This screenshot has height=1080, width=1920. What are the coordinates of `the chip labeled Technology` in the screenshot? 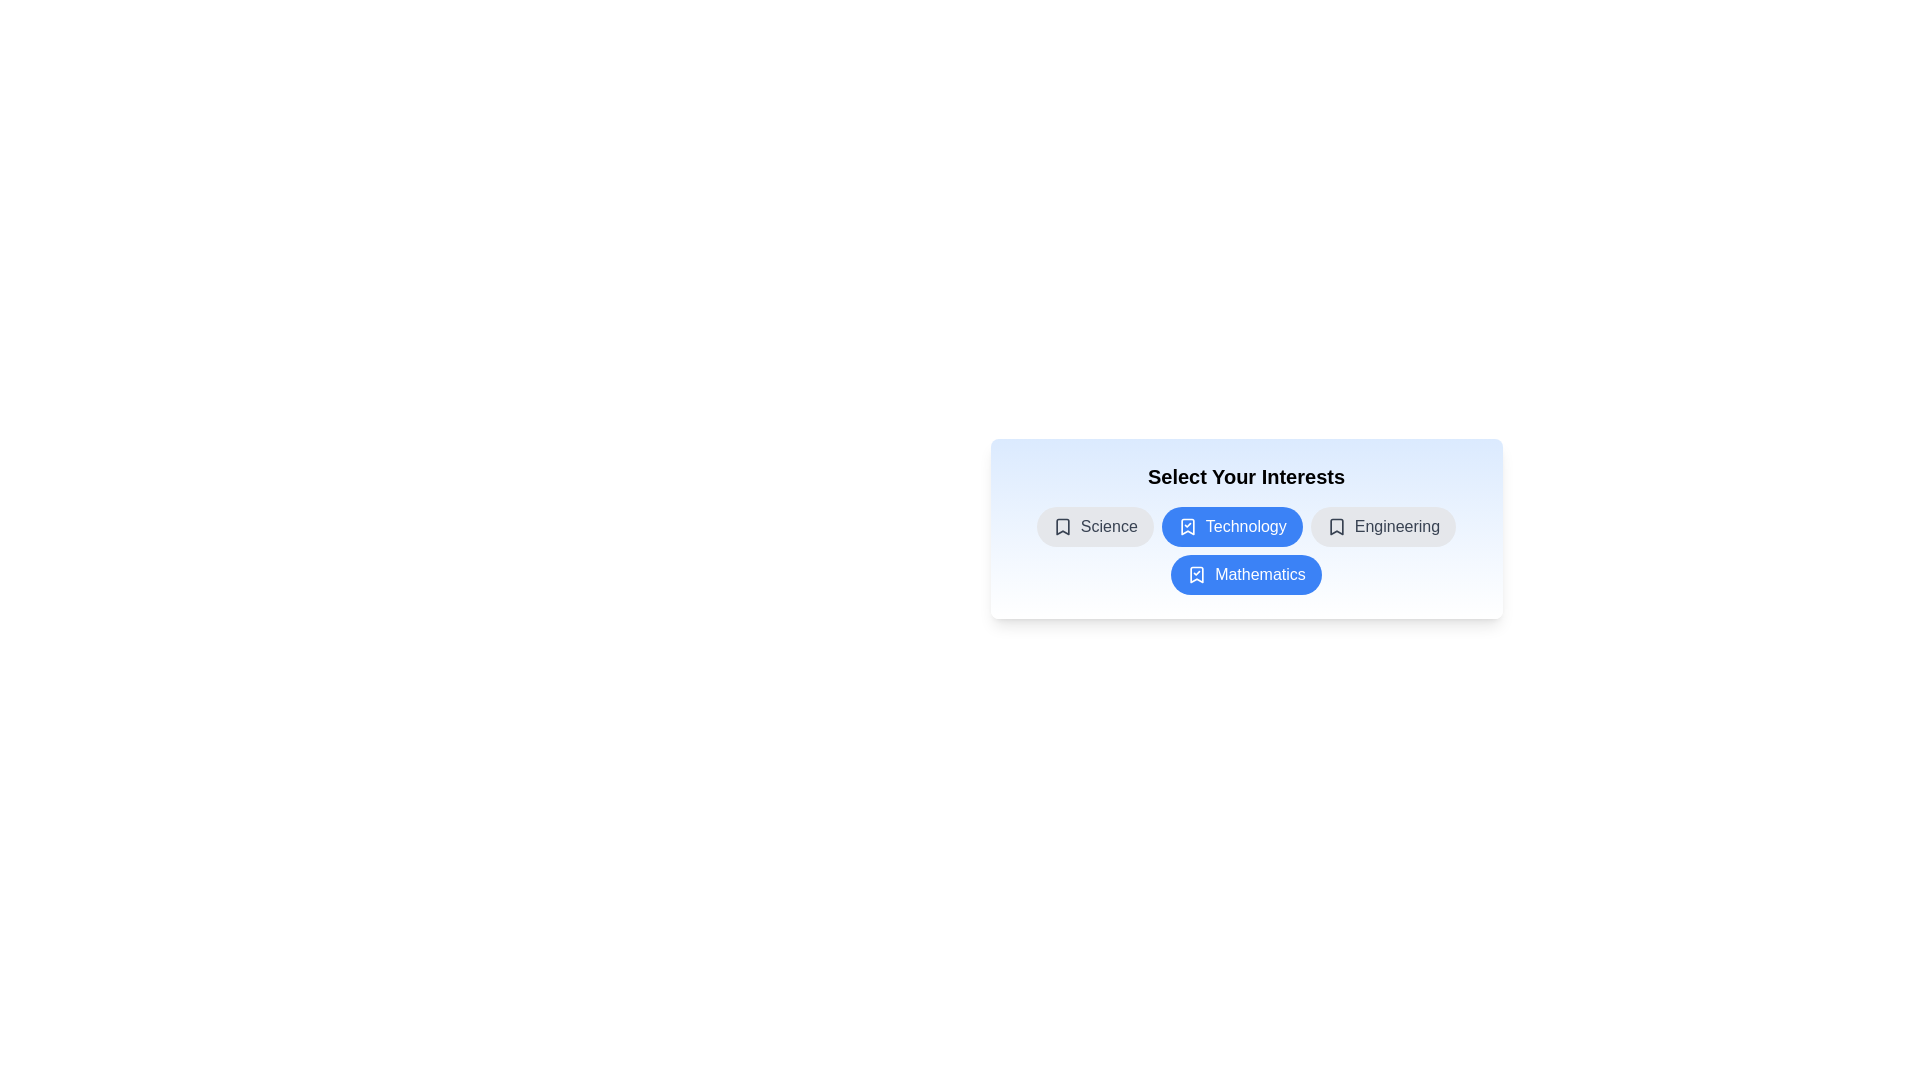 It's located at (1231, 526).